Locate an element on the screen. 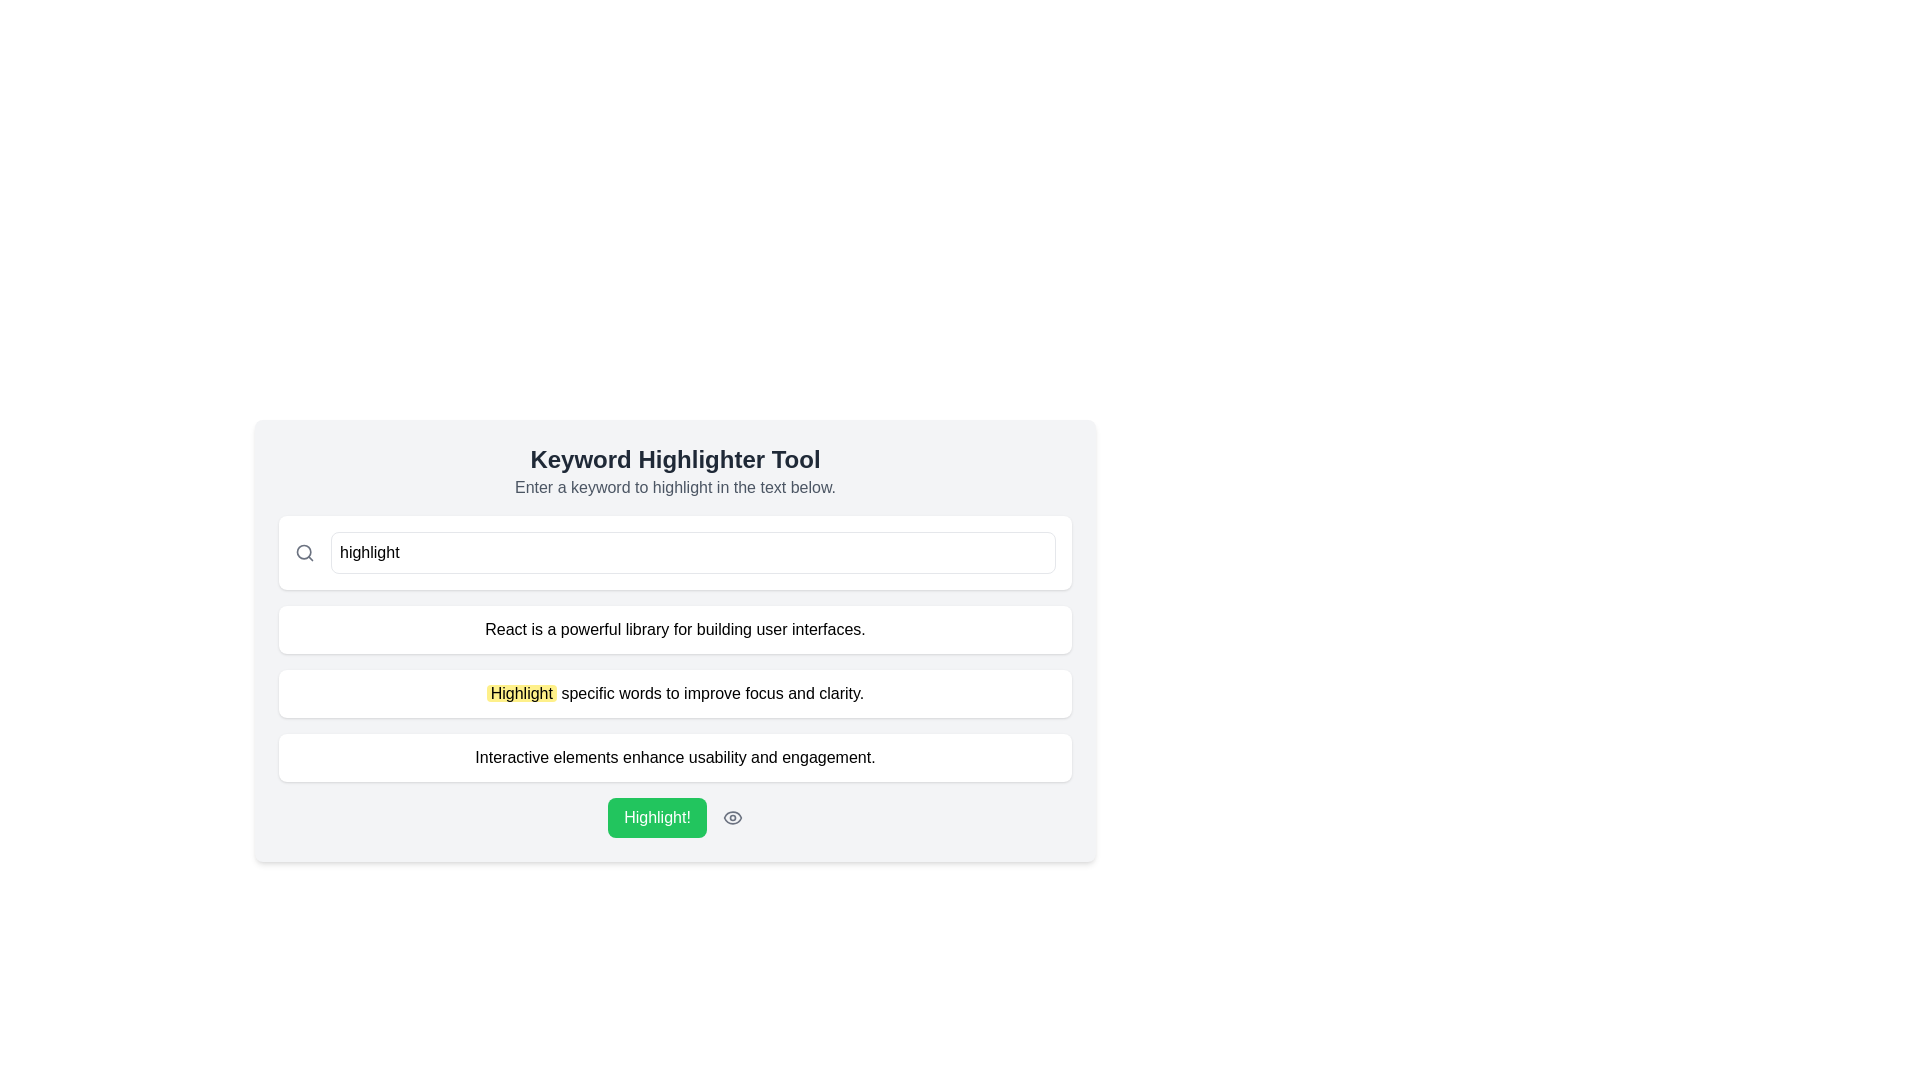  the circular search icon element located within the input field section at the top of the interface is located at coordinates (303, 552).